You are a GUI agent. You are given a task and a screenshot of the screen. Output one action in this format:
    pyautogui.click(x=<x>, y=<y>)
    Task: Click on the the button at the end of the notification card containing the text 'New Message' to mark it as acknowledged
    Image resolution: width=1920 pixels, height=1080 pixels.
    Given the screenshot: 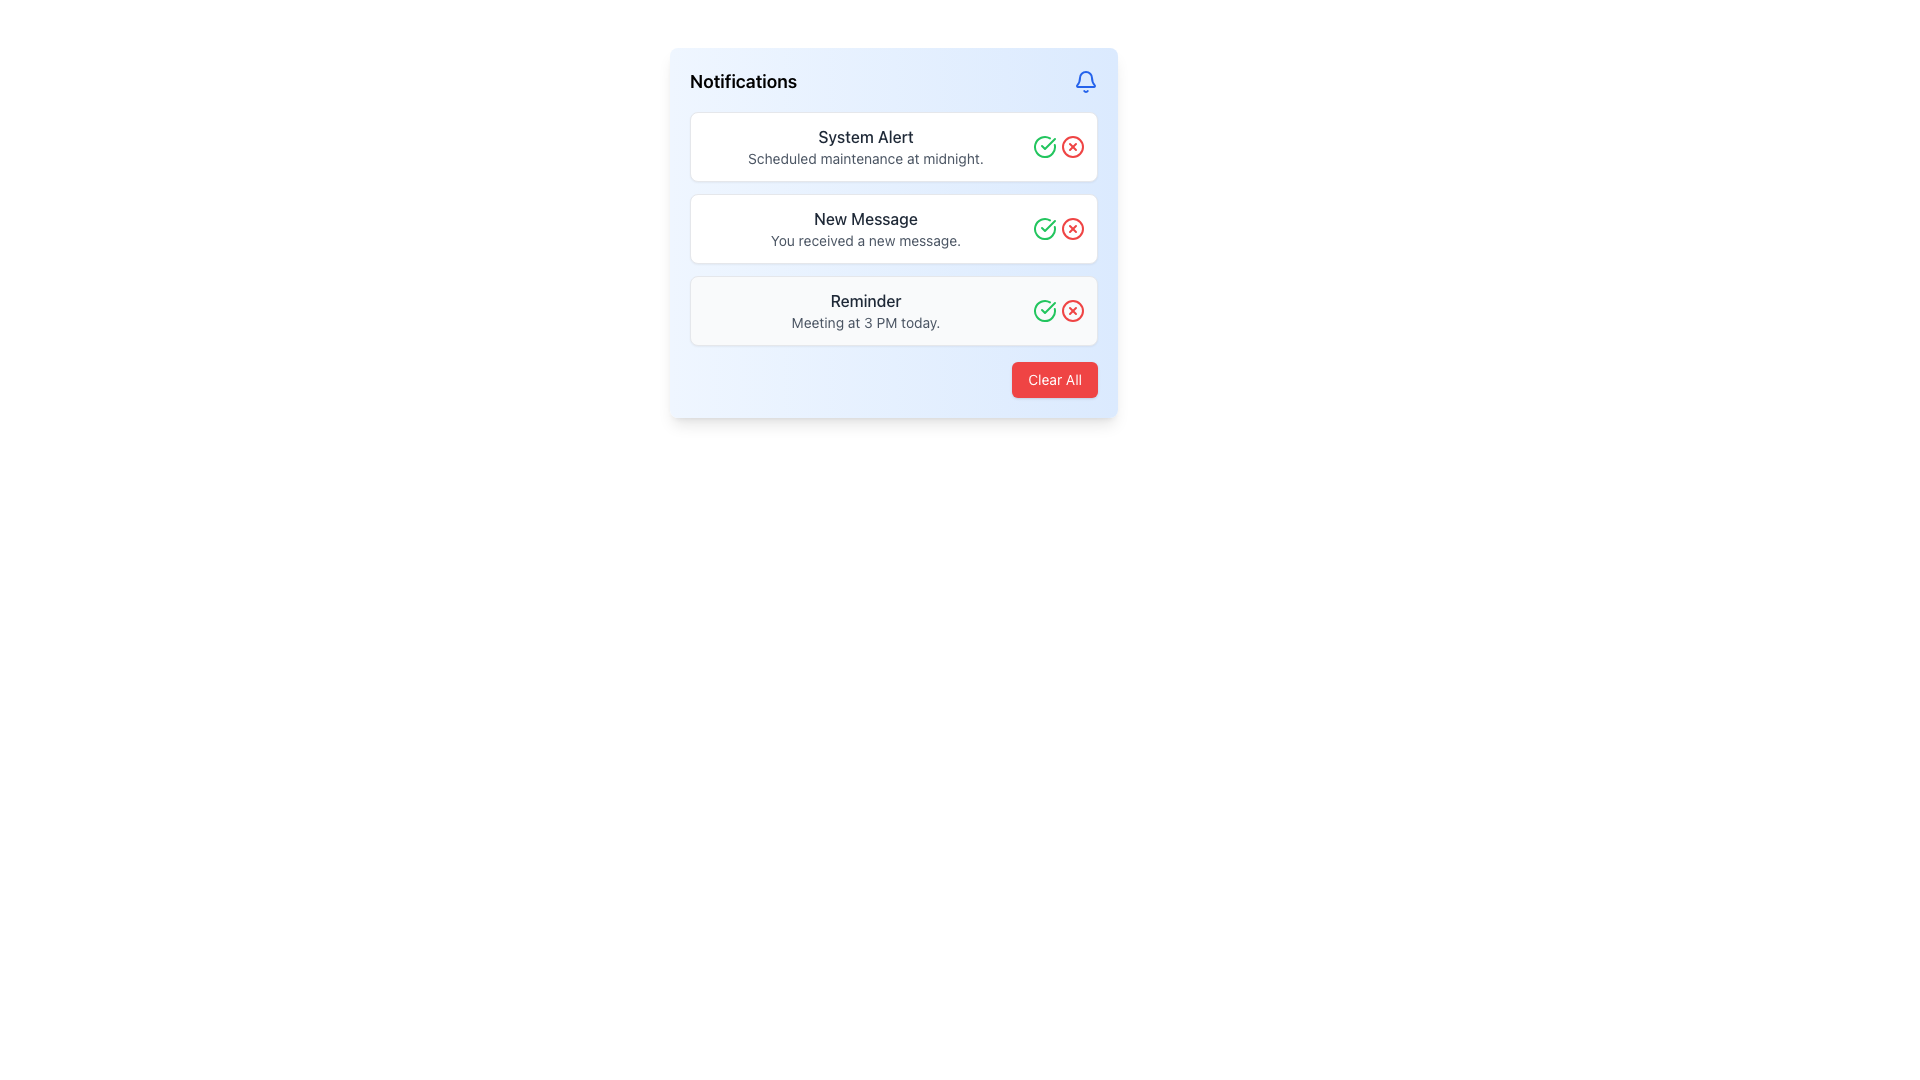 What is the action you would take?
    pyautogui.click(x=1044, y=227)
    